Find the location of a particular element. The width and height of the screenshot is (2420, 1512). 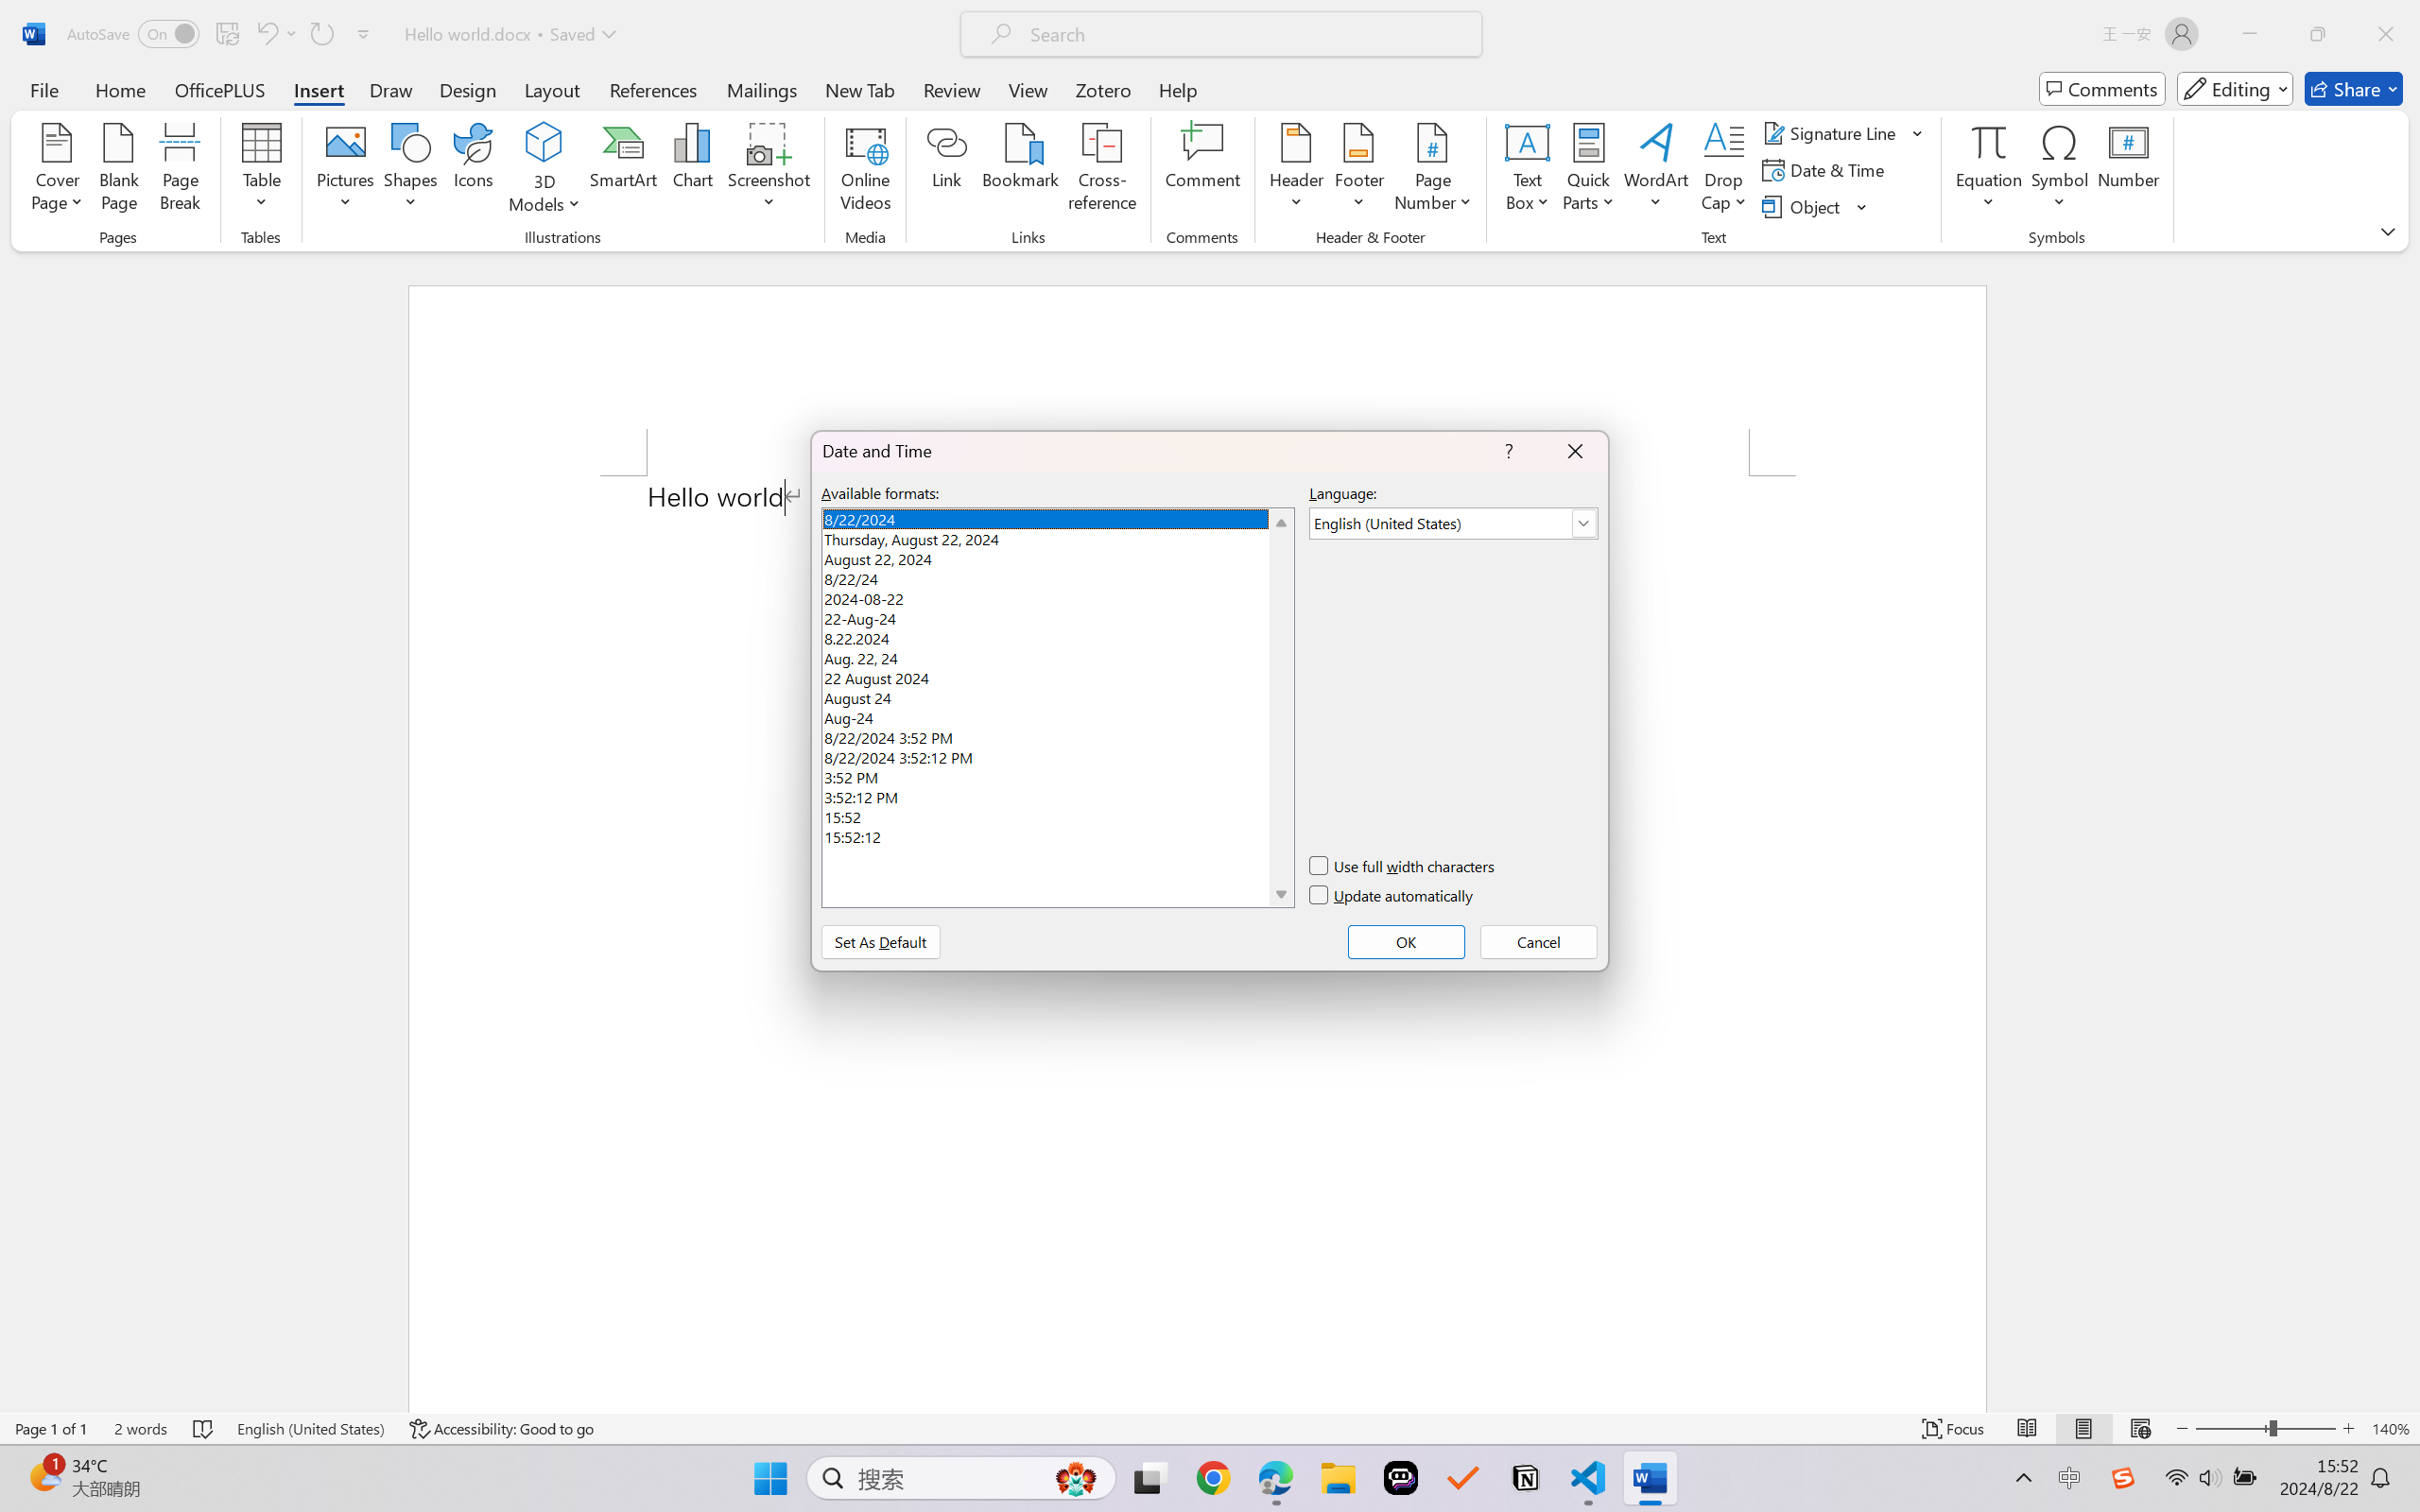

'Object...' is located at coordinates (1803, 207).